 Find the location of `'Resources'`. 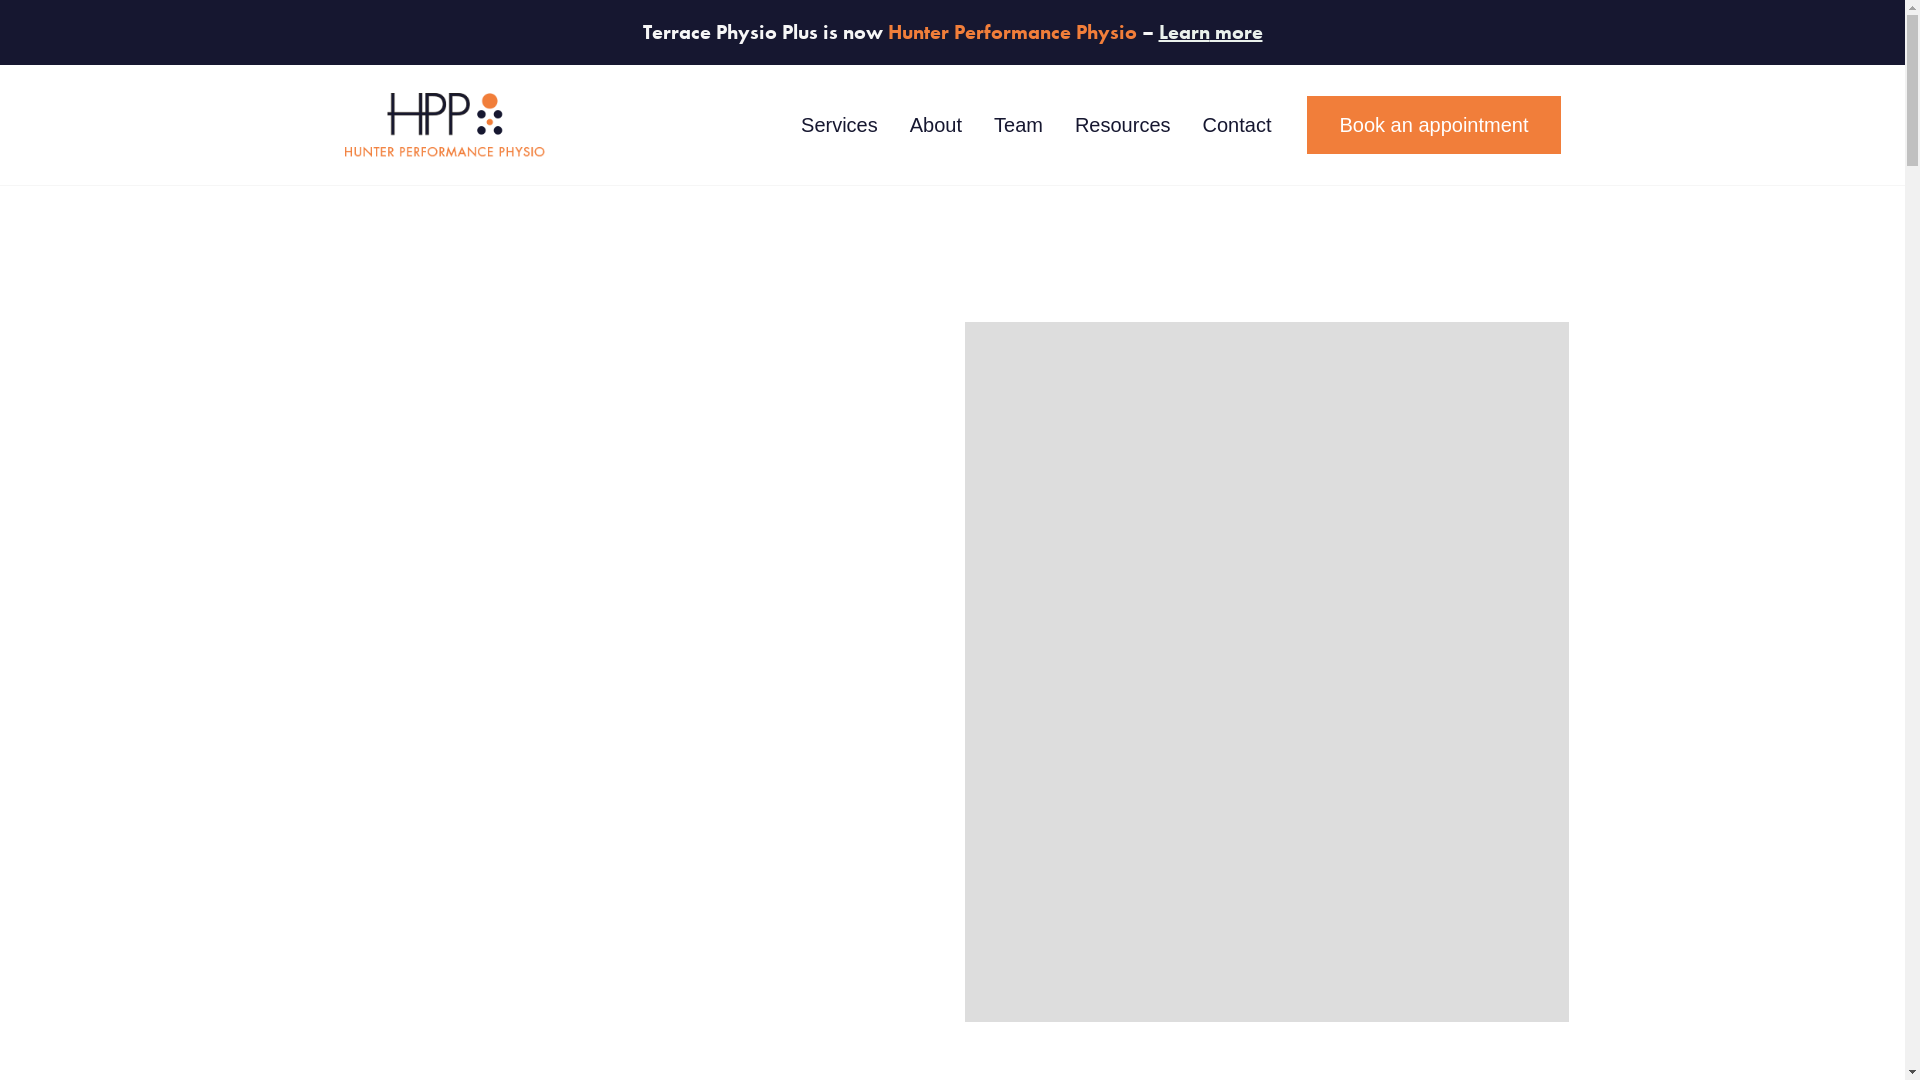

'Resources' is located at coordinates (1058, 125).